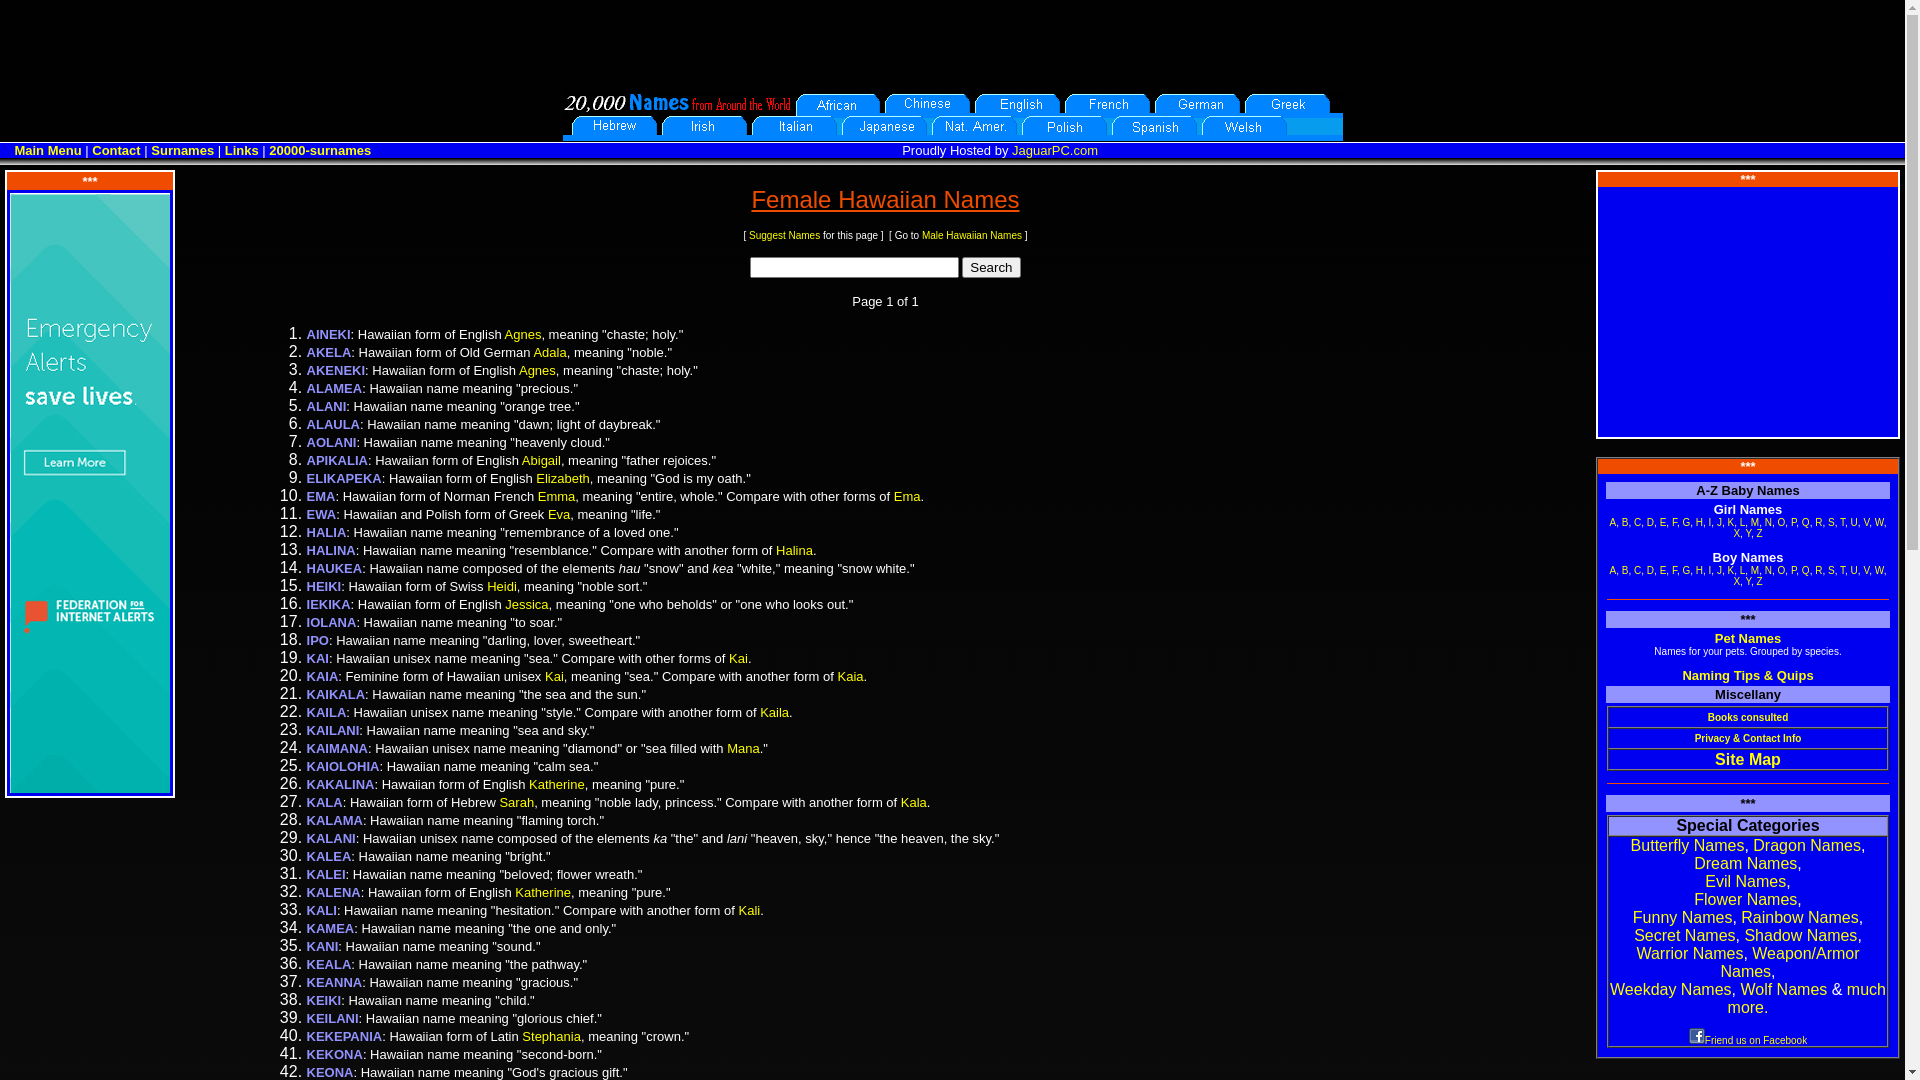  Describe the element at coordinates (320, 149) in the screenshot. I see `'20000-surnames'` at that location.